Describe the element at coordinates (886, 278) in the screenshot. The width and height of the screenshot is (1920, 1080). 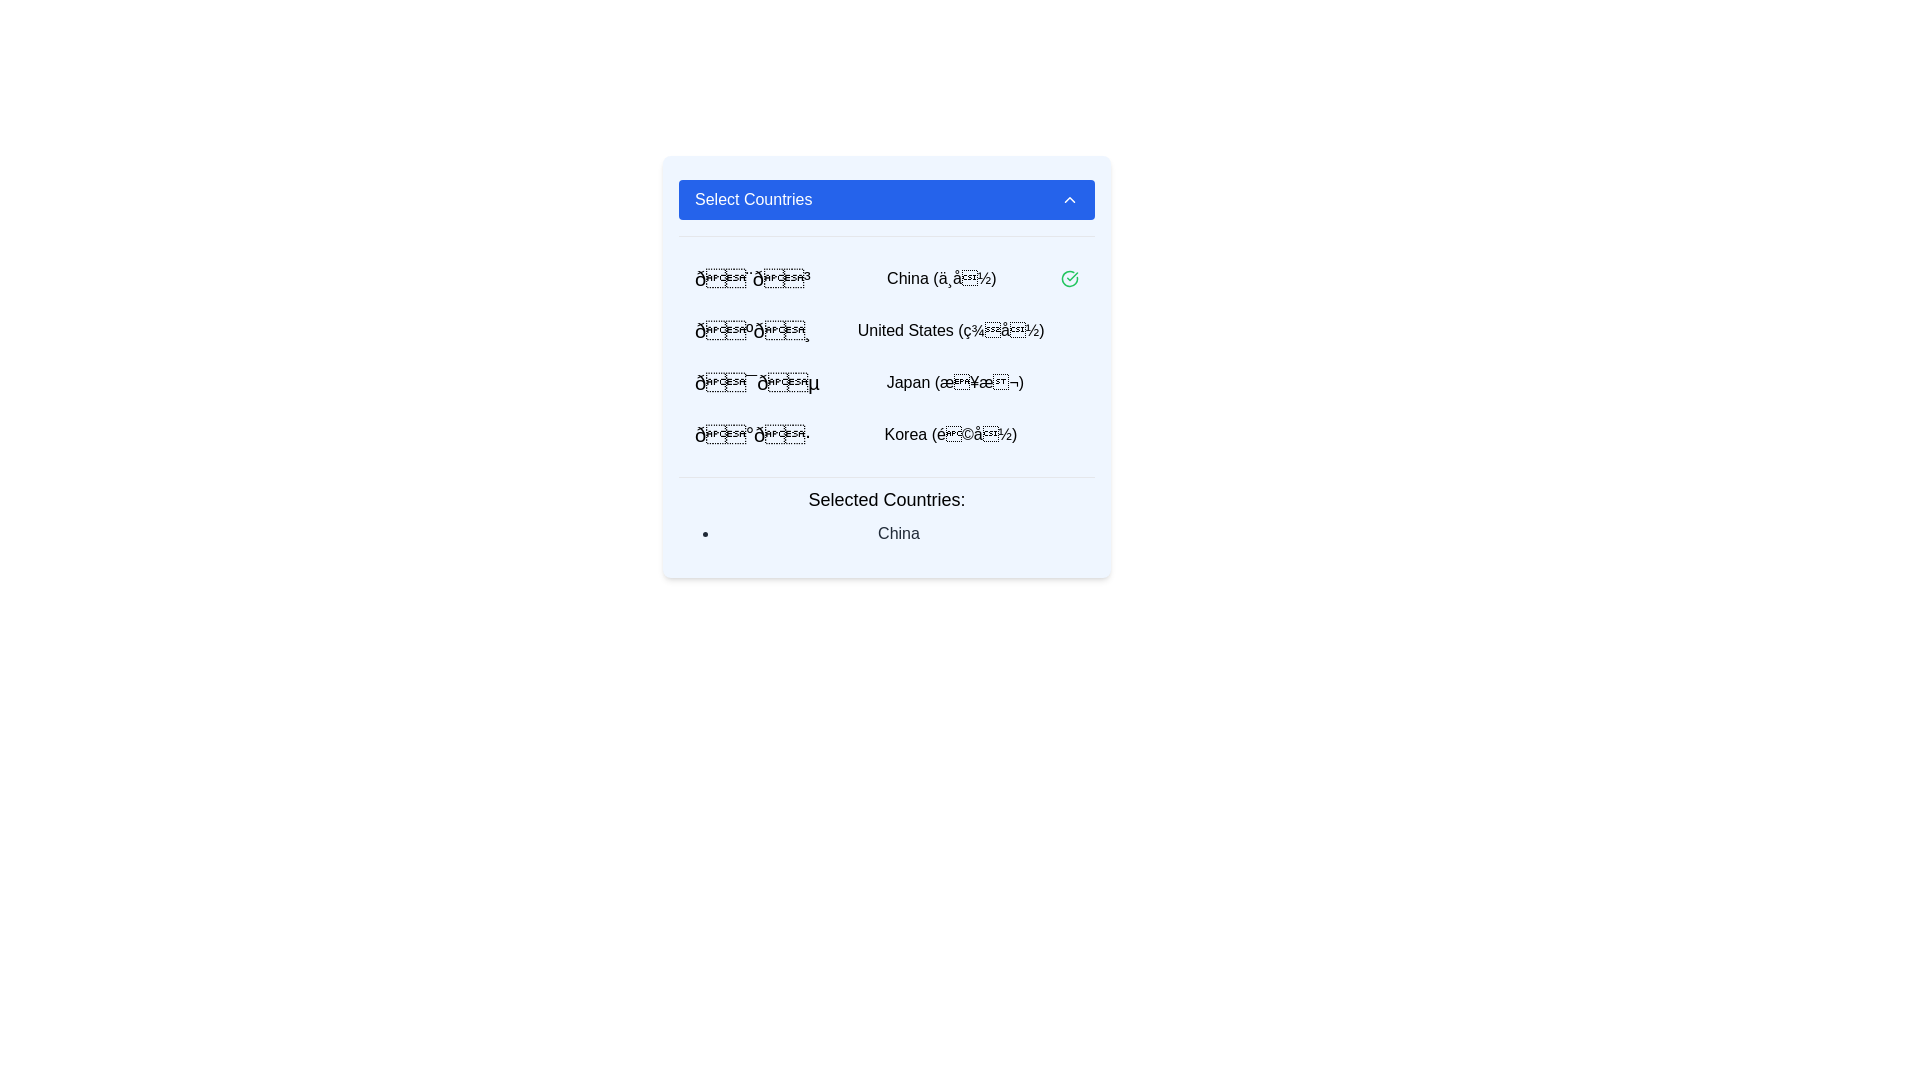
I see `the selectable list item for 'China (中国)'` at that location.